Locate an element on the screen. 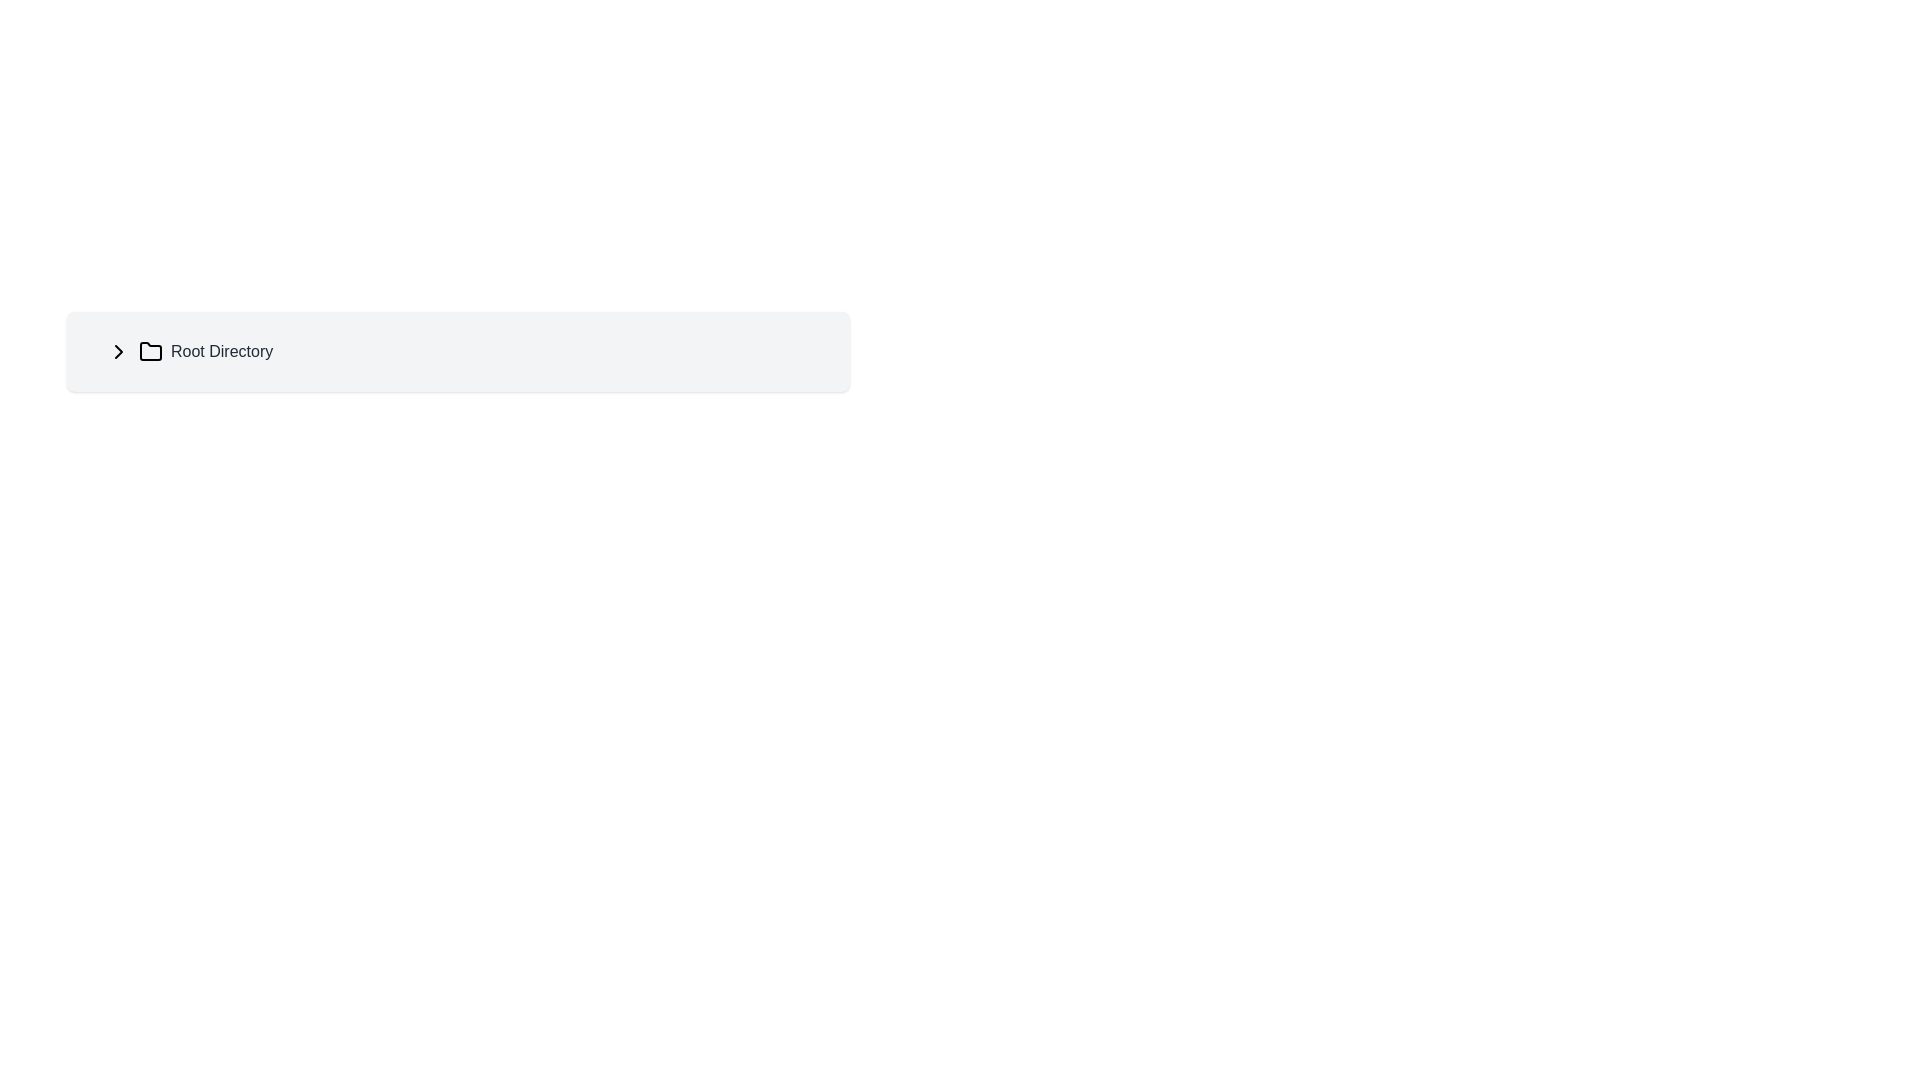 The width and height of the screenshot is (1920, 1080). the minimalistic folder icon that is outlined without filled color, located to the right of a chevron arrow icon and to the left of the 'Root Directory' text label is located at coordinates (149, 350).